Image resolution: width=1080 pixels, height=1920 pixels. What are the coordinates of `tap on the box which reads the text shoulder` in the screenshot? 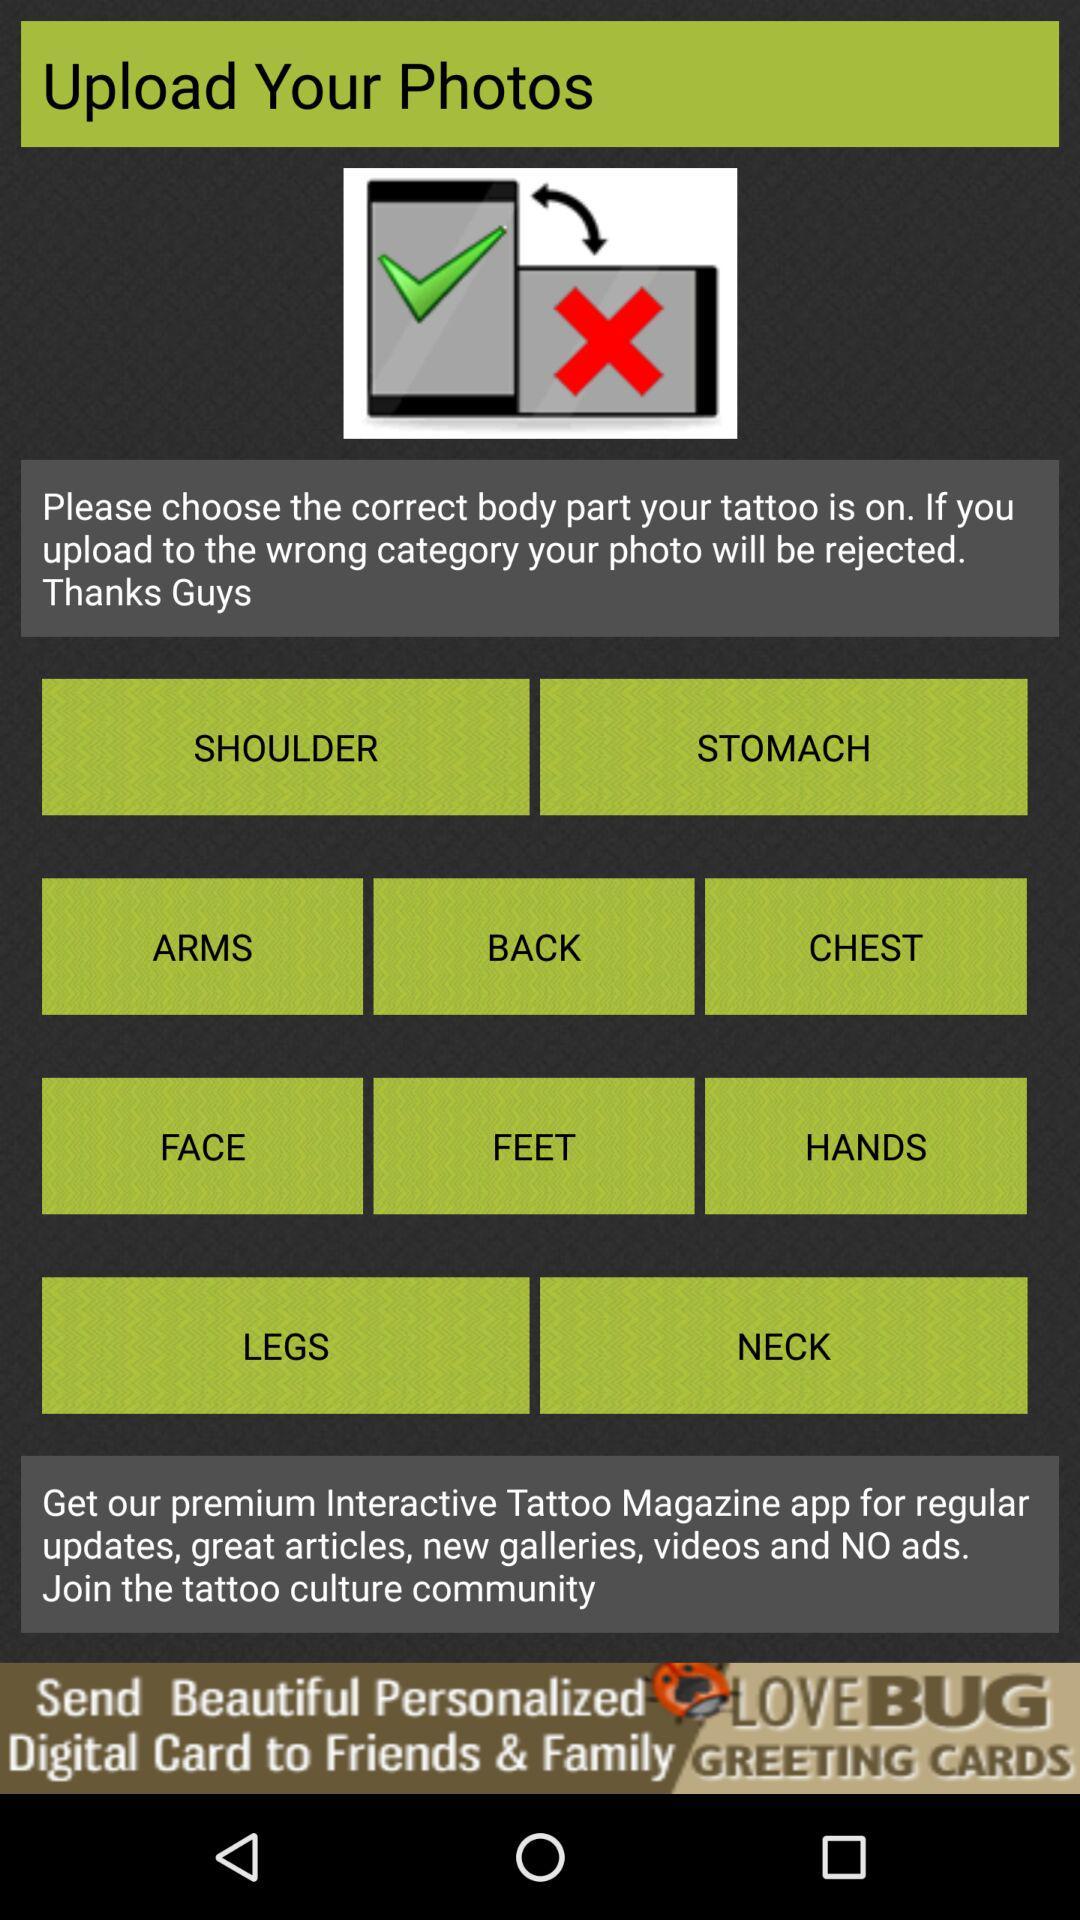 It's located at (285, 746).